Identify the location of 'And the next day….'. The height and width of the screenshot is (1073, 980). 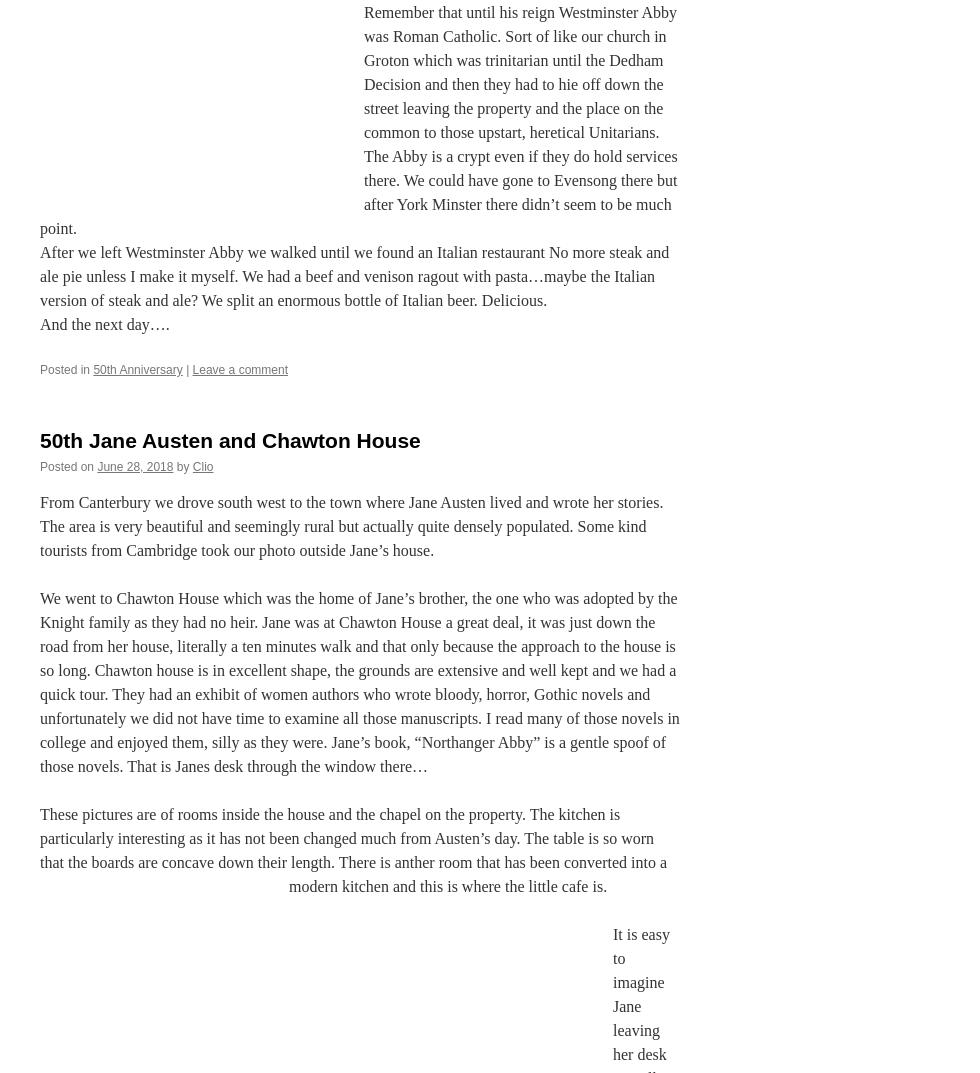
(104, 324).